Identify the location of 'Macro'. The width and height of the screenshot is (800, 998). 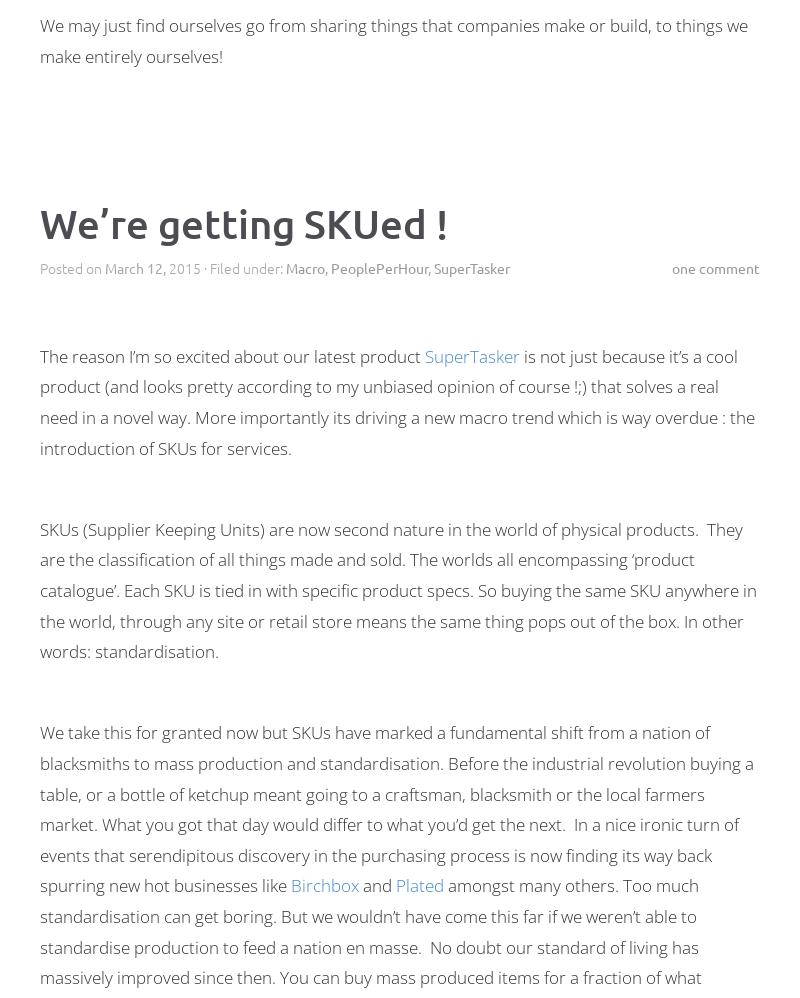
(304, 266).